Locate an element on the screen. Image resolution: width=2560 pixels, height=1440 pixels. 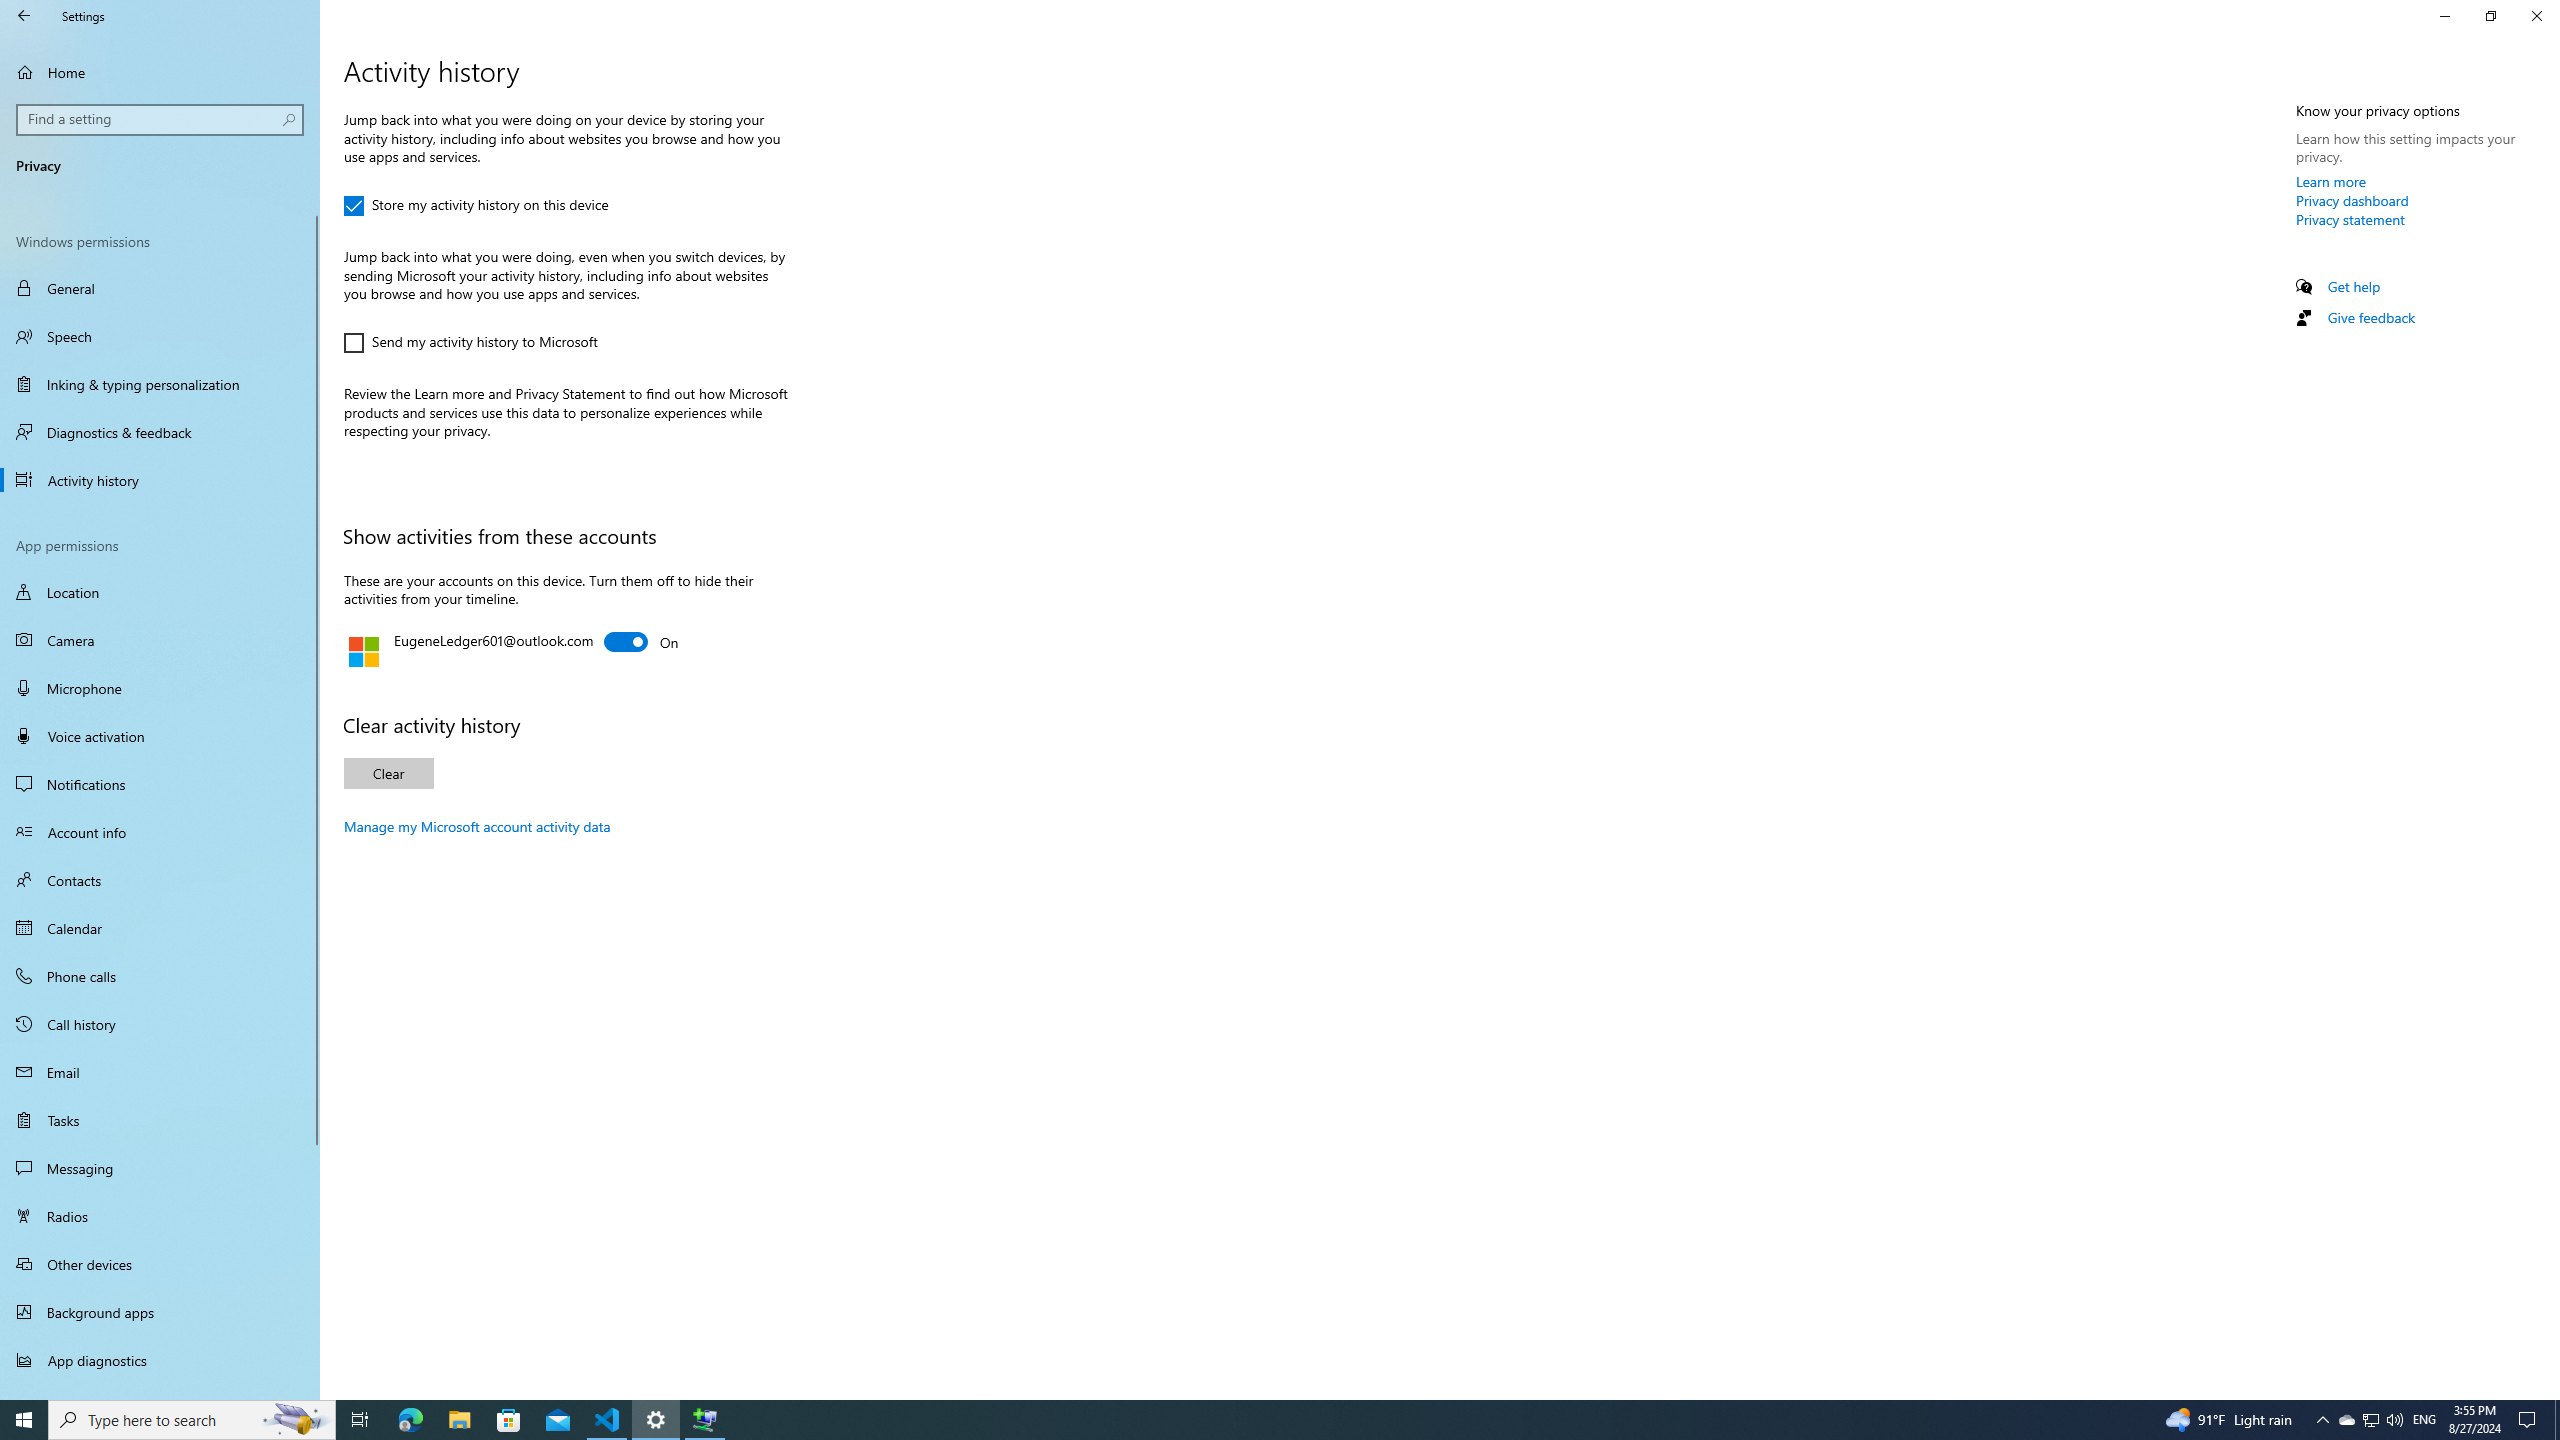
'Location' is located at coordinates (159, 590).